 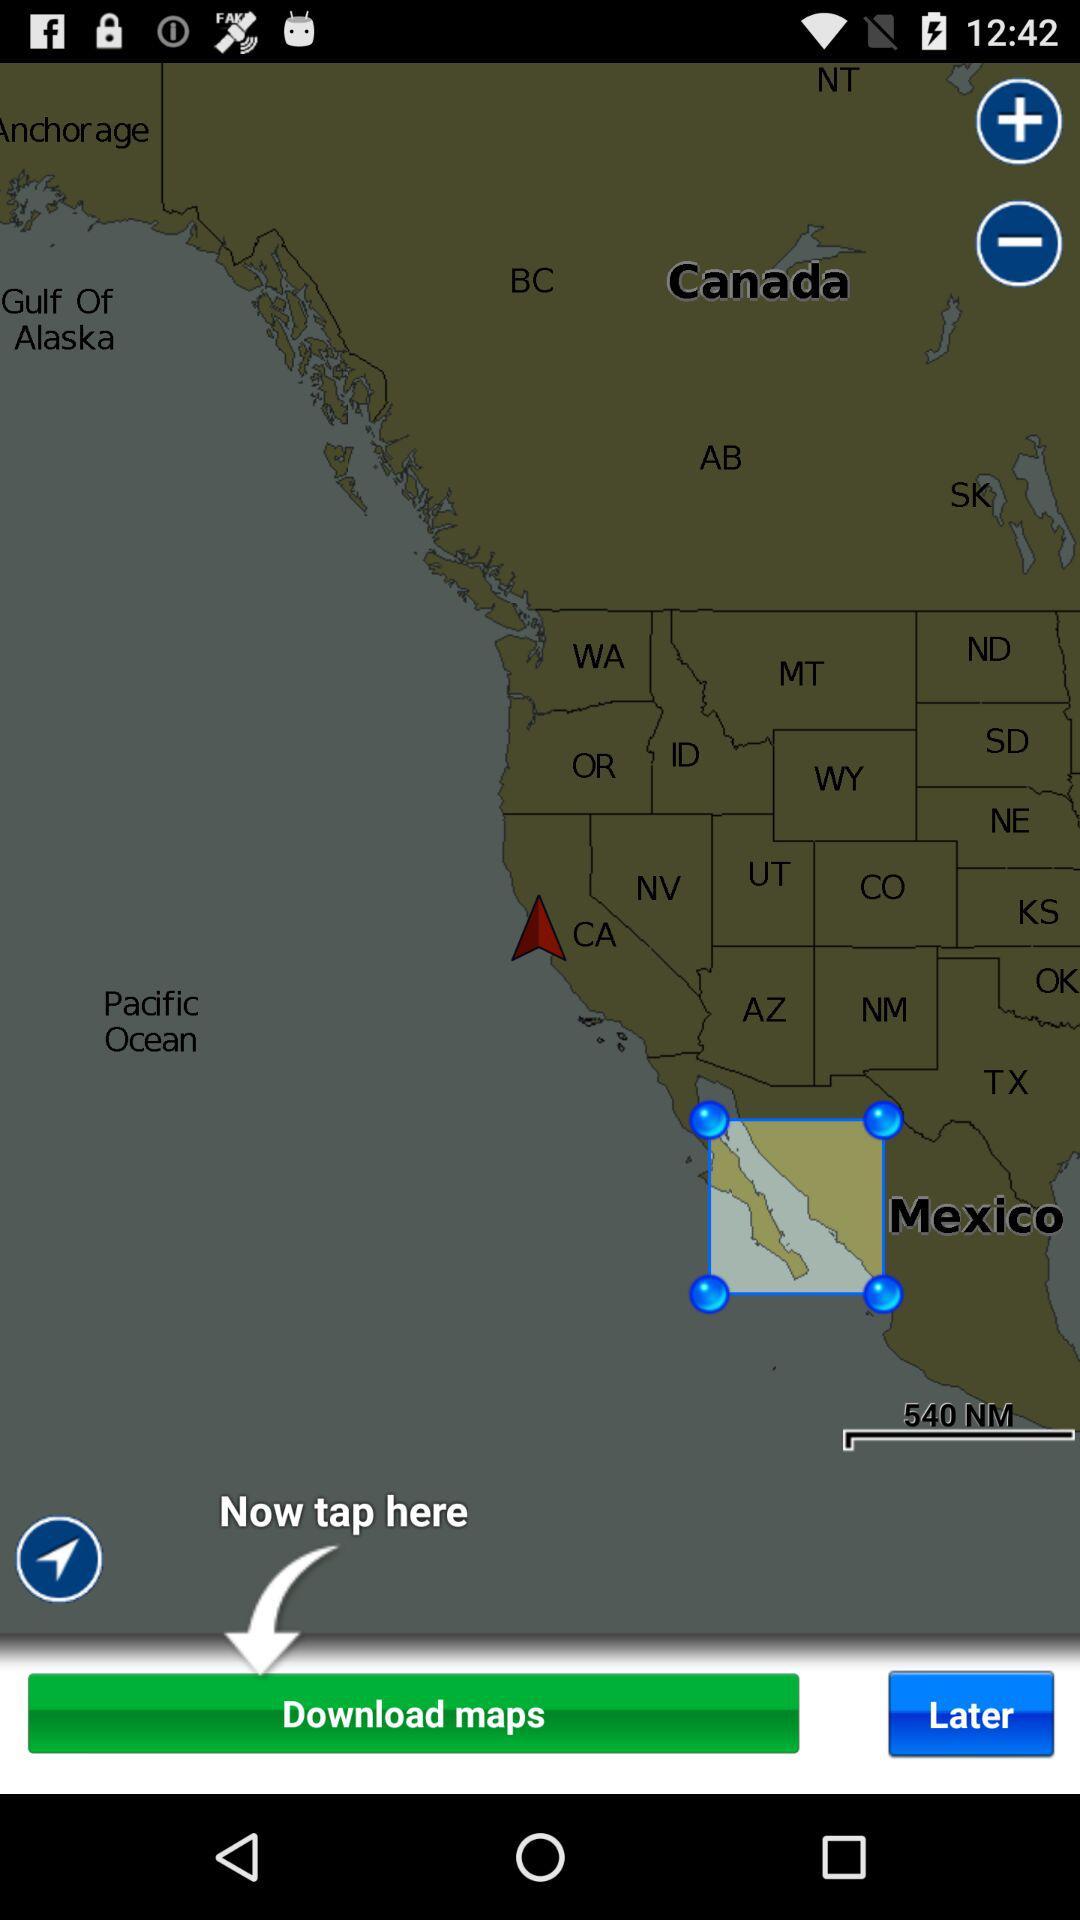 What do you see at coordinates (59, 1703) in the screenshot?
I see `the navigation icon` at bounding box center [59, 1703].